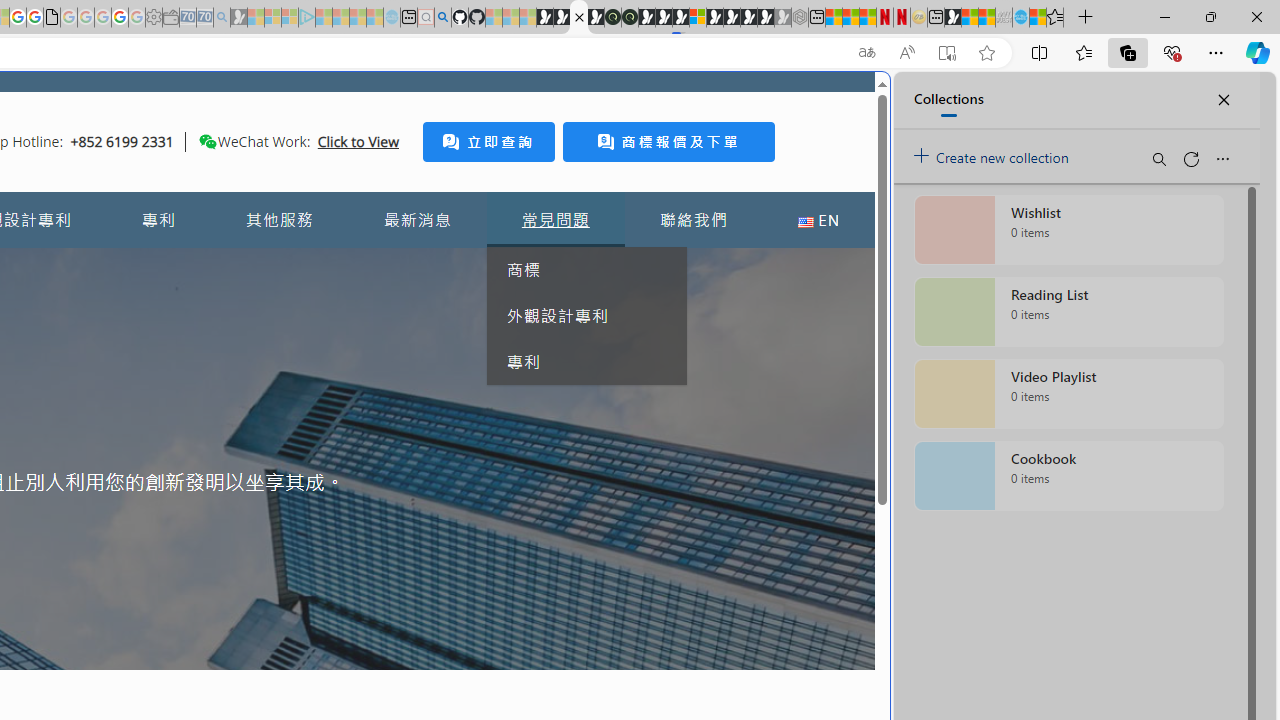 This screenshot has height=720, width=1280. Describe the element at coordinates (153, 17) in the screenshot. I see `'Settings - Sleeping'` at that location.